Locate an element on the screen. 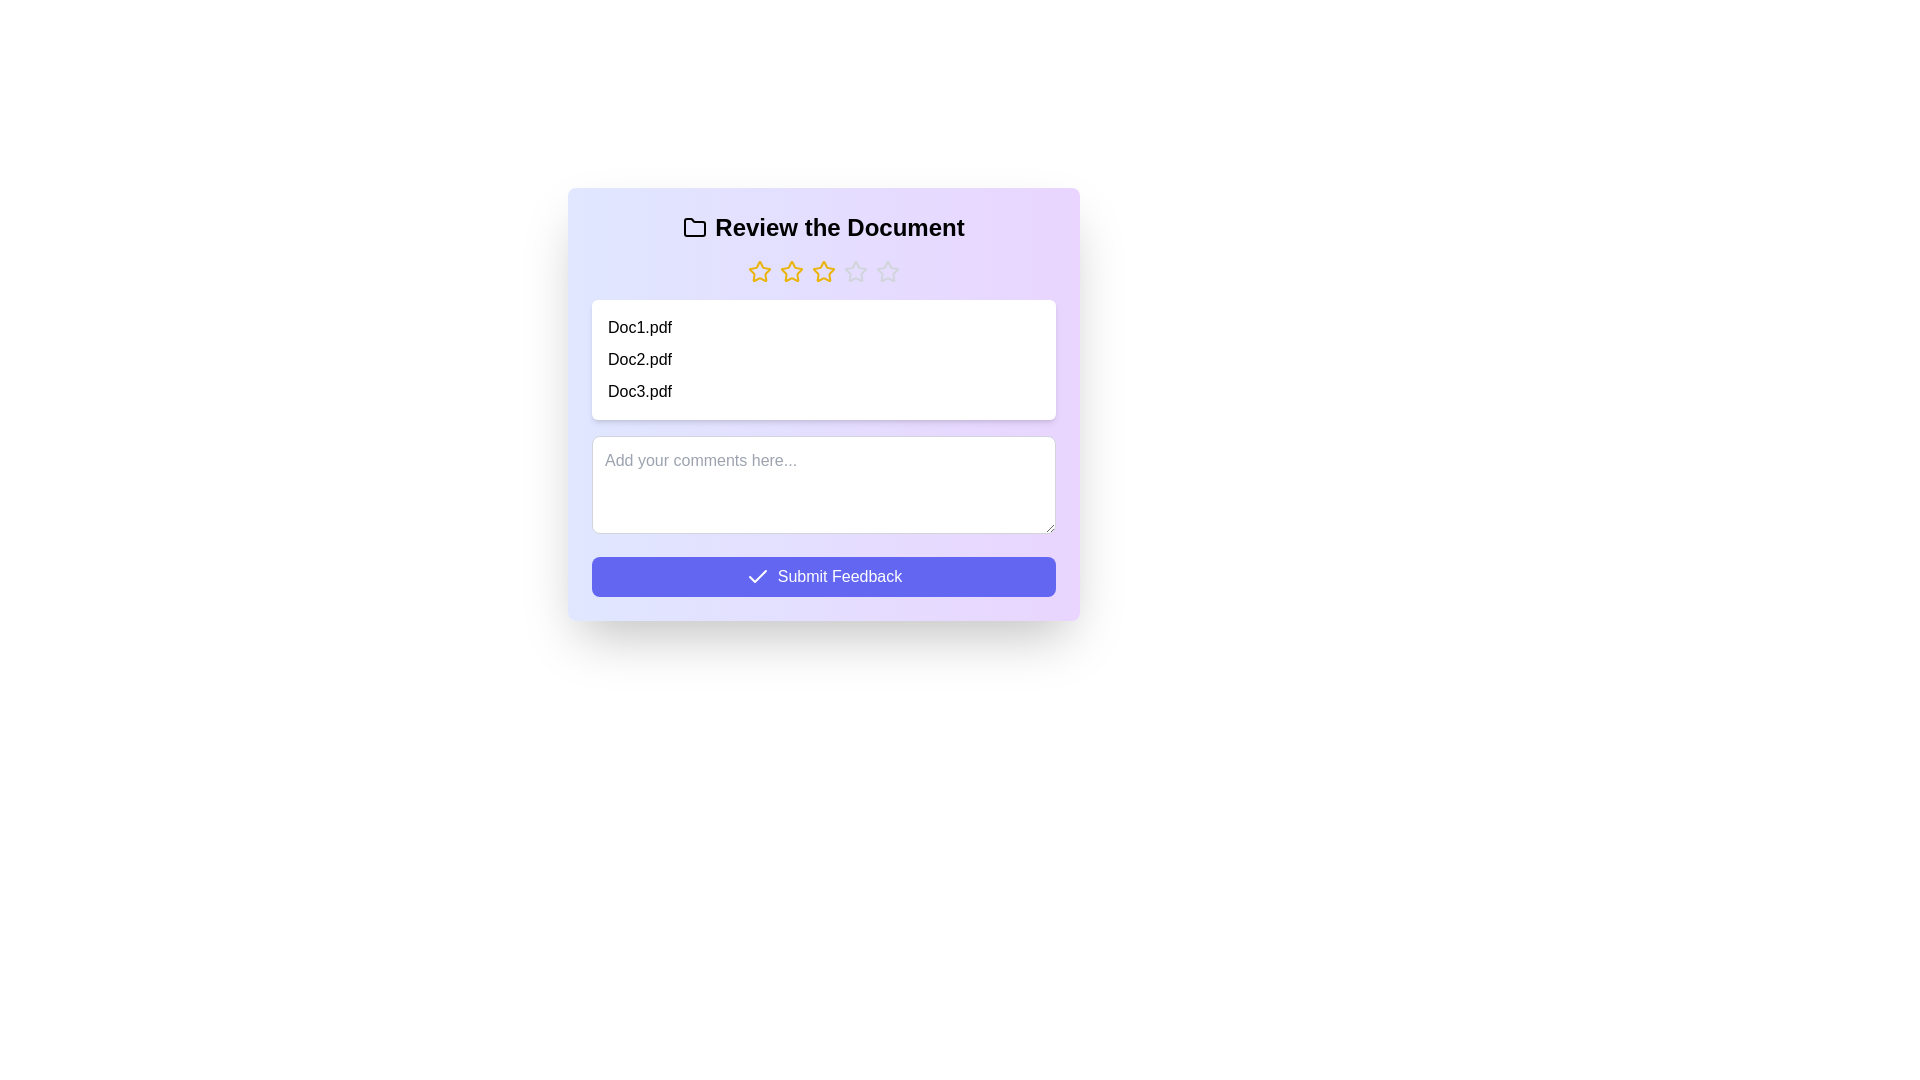 This screenshot has width=1920, height=1080. the rating to 1 stars by clicking on the corresponding star button is located at coordinates (758, 272).